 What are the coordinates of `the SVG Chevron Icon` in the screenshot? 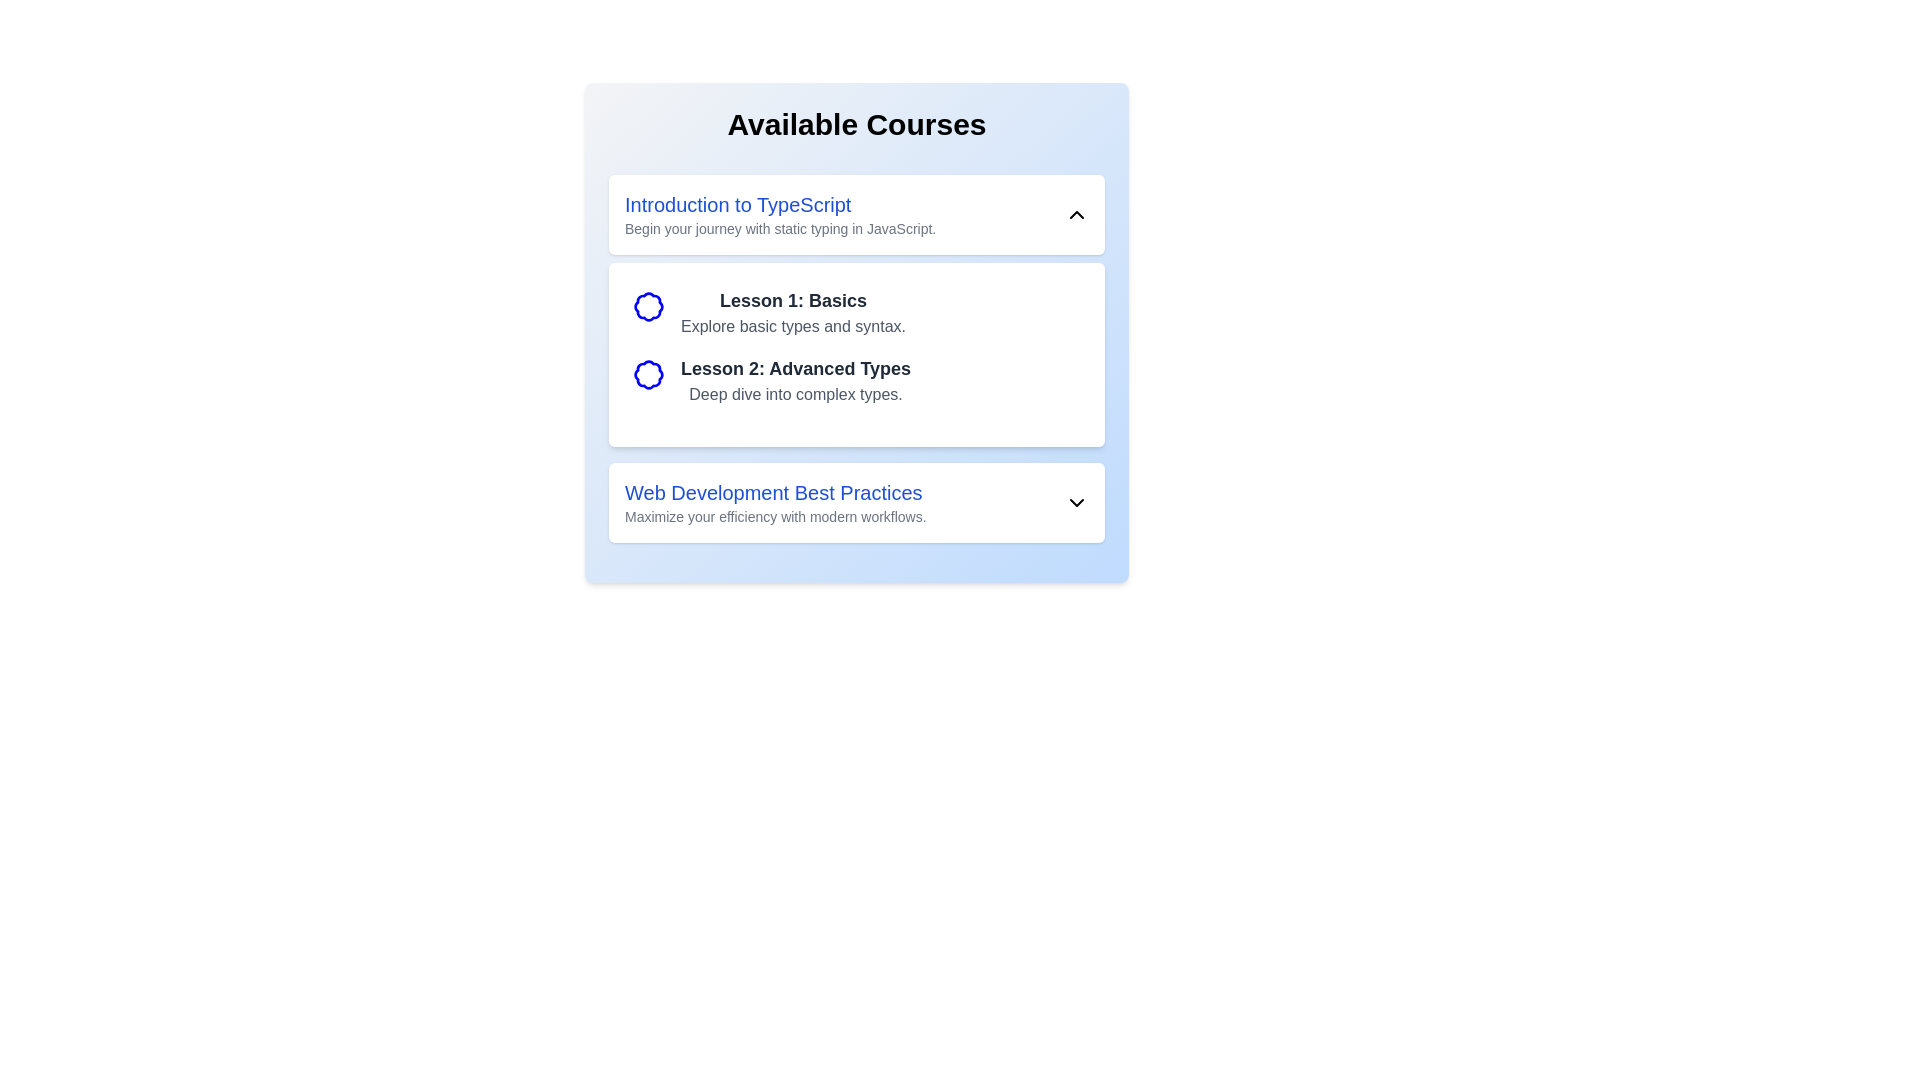 It's located at (1075, 501).